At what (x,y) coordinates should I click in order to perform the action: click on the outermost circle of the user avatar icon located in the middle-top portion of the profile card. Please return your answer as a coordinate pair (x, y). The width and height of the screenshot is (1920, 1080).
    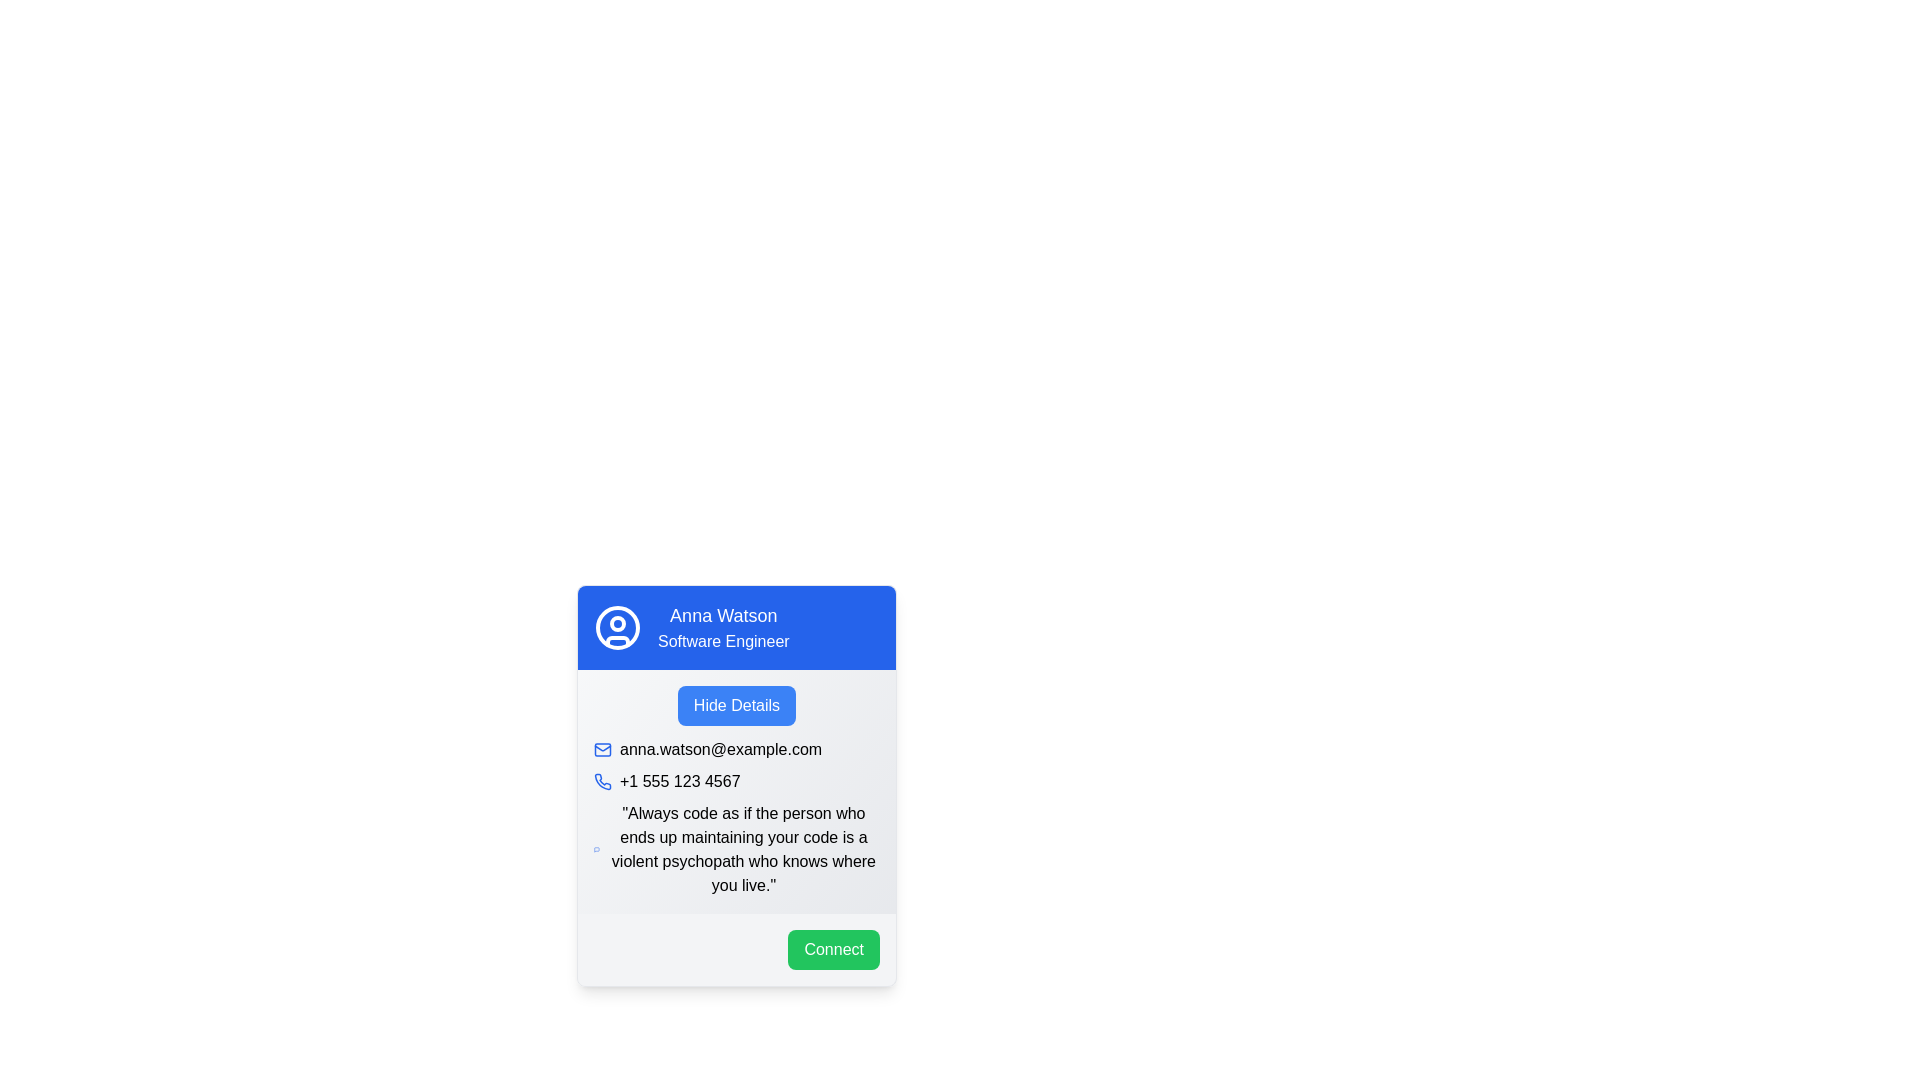
    Looking at the image, I should click on (617, 627).